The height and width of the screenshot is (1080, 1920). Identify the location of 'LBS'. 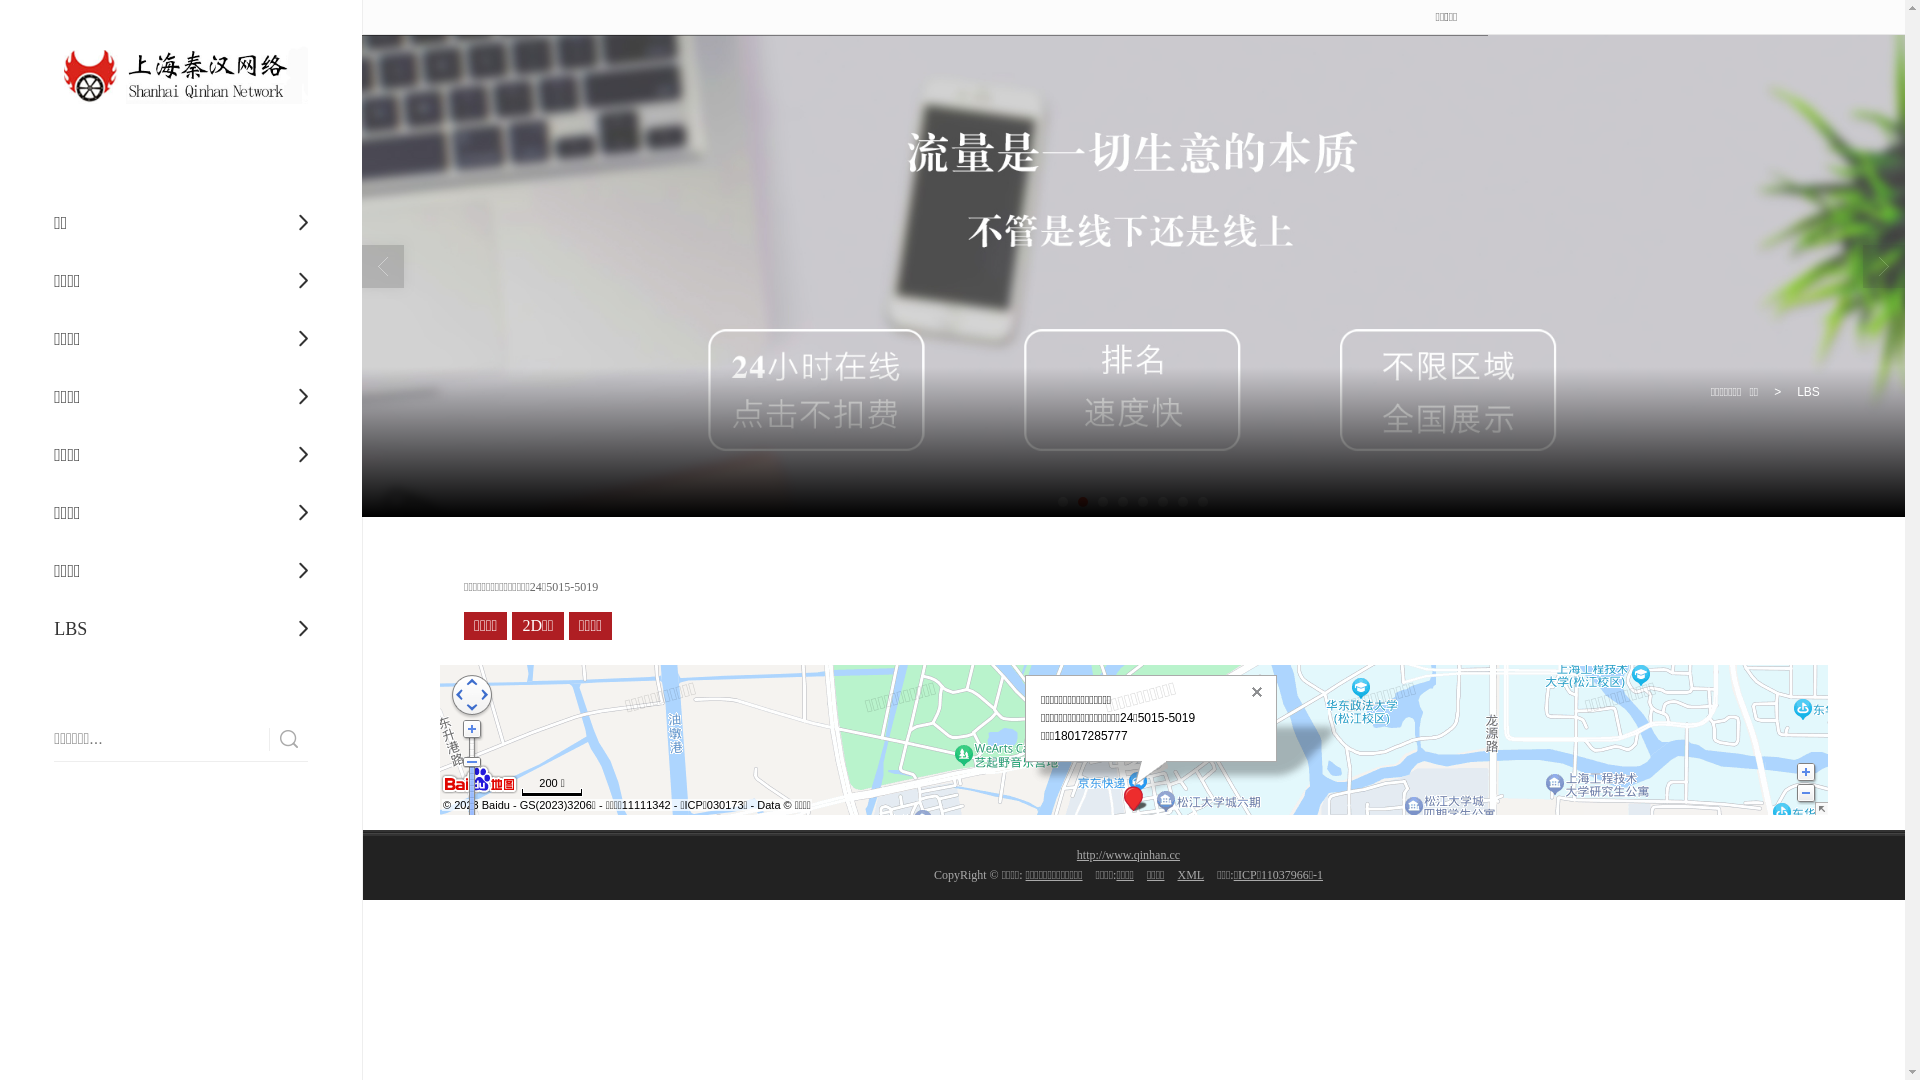
(1808, 392).